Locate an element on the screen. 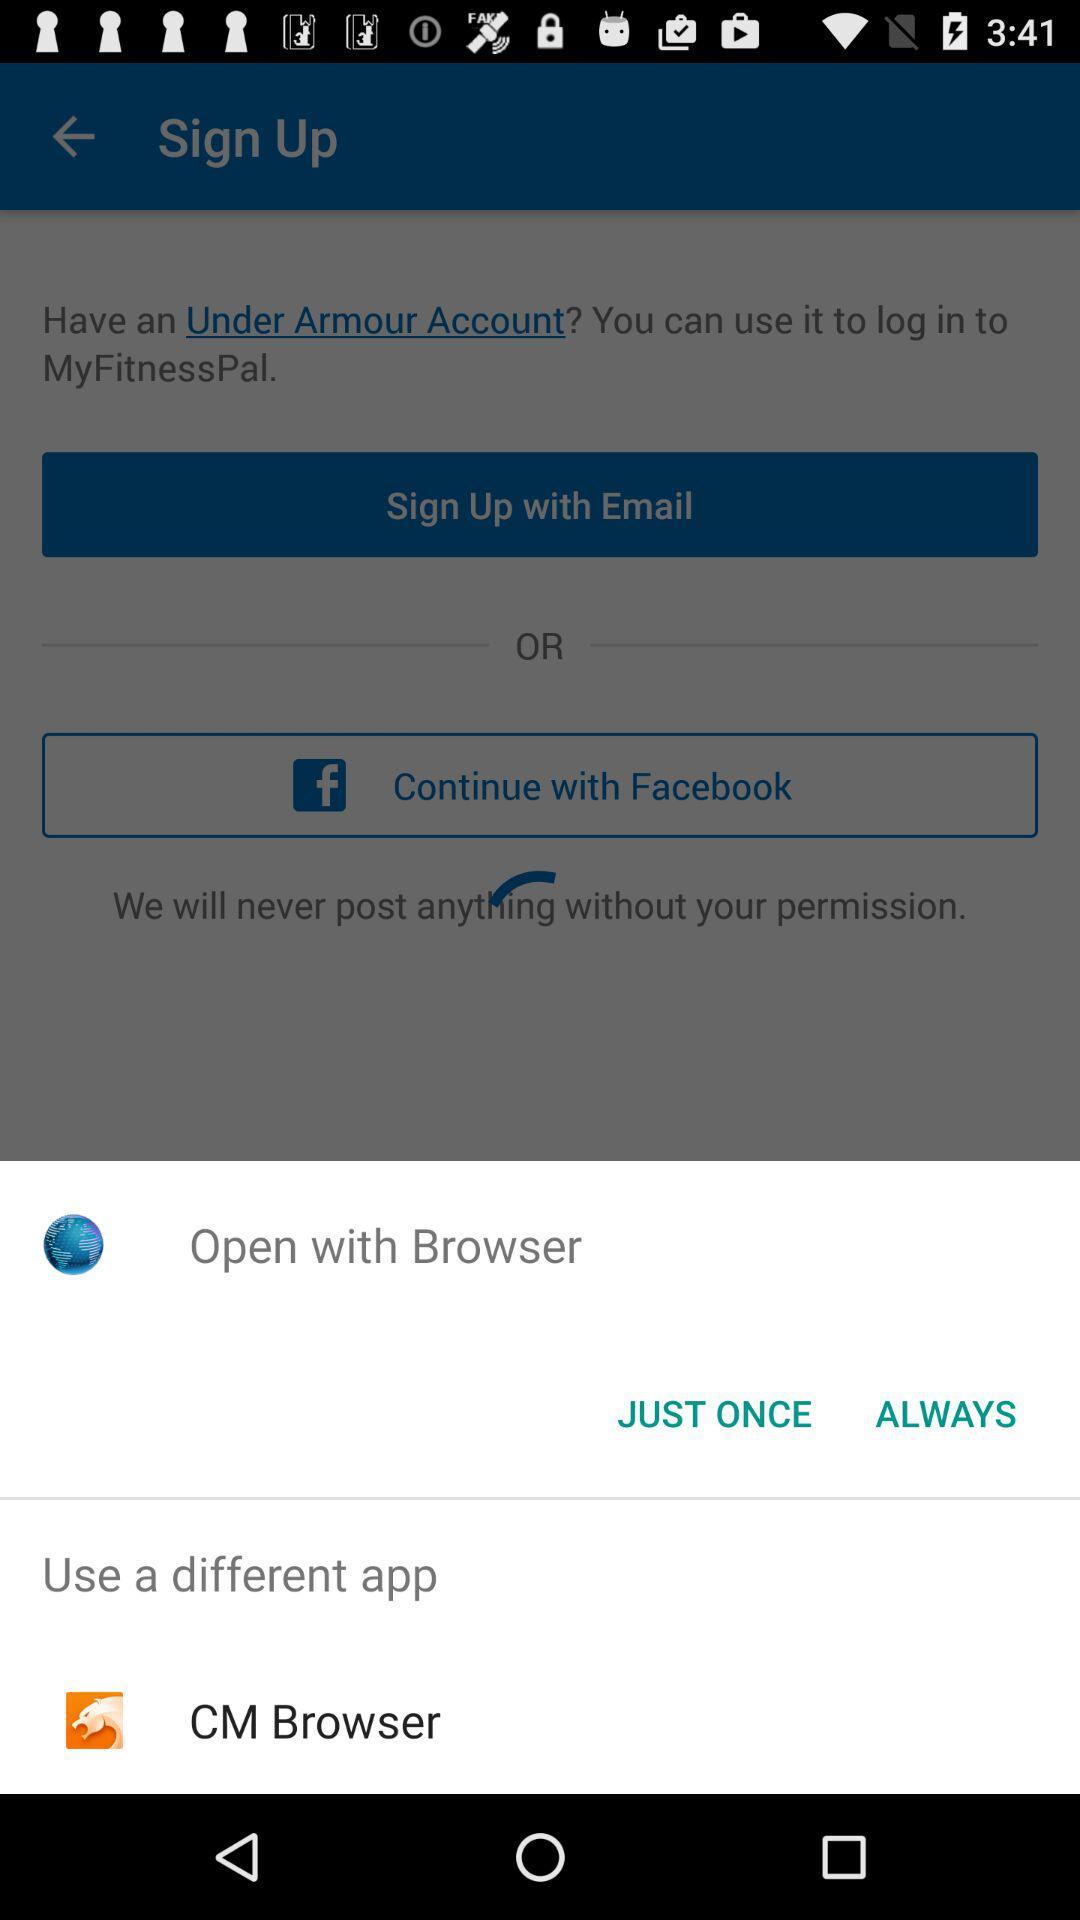 This screenshot has height=1920, width=1080. the always icon is located at coordinates (945, 1411).